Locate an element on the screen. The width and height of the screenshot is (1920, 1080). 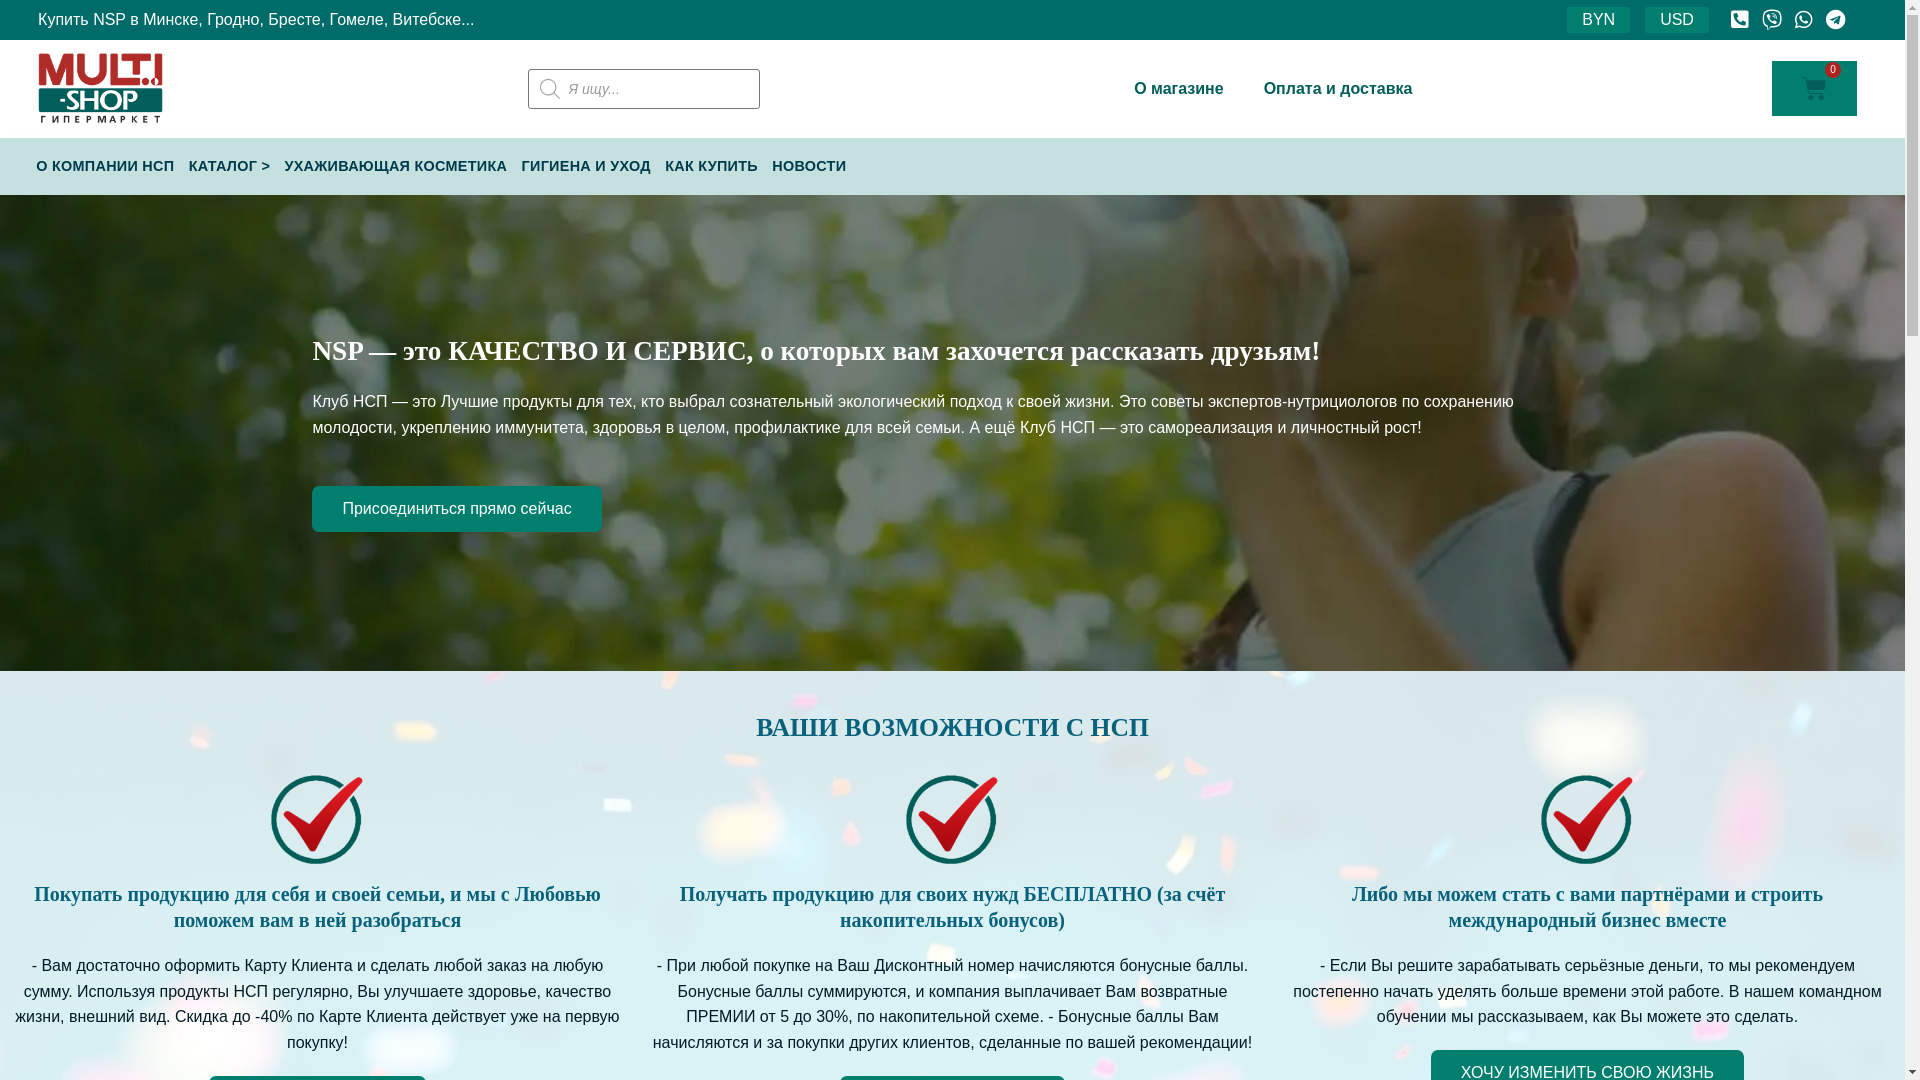
'USD' is located at coordinates (1676, 19).